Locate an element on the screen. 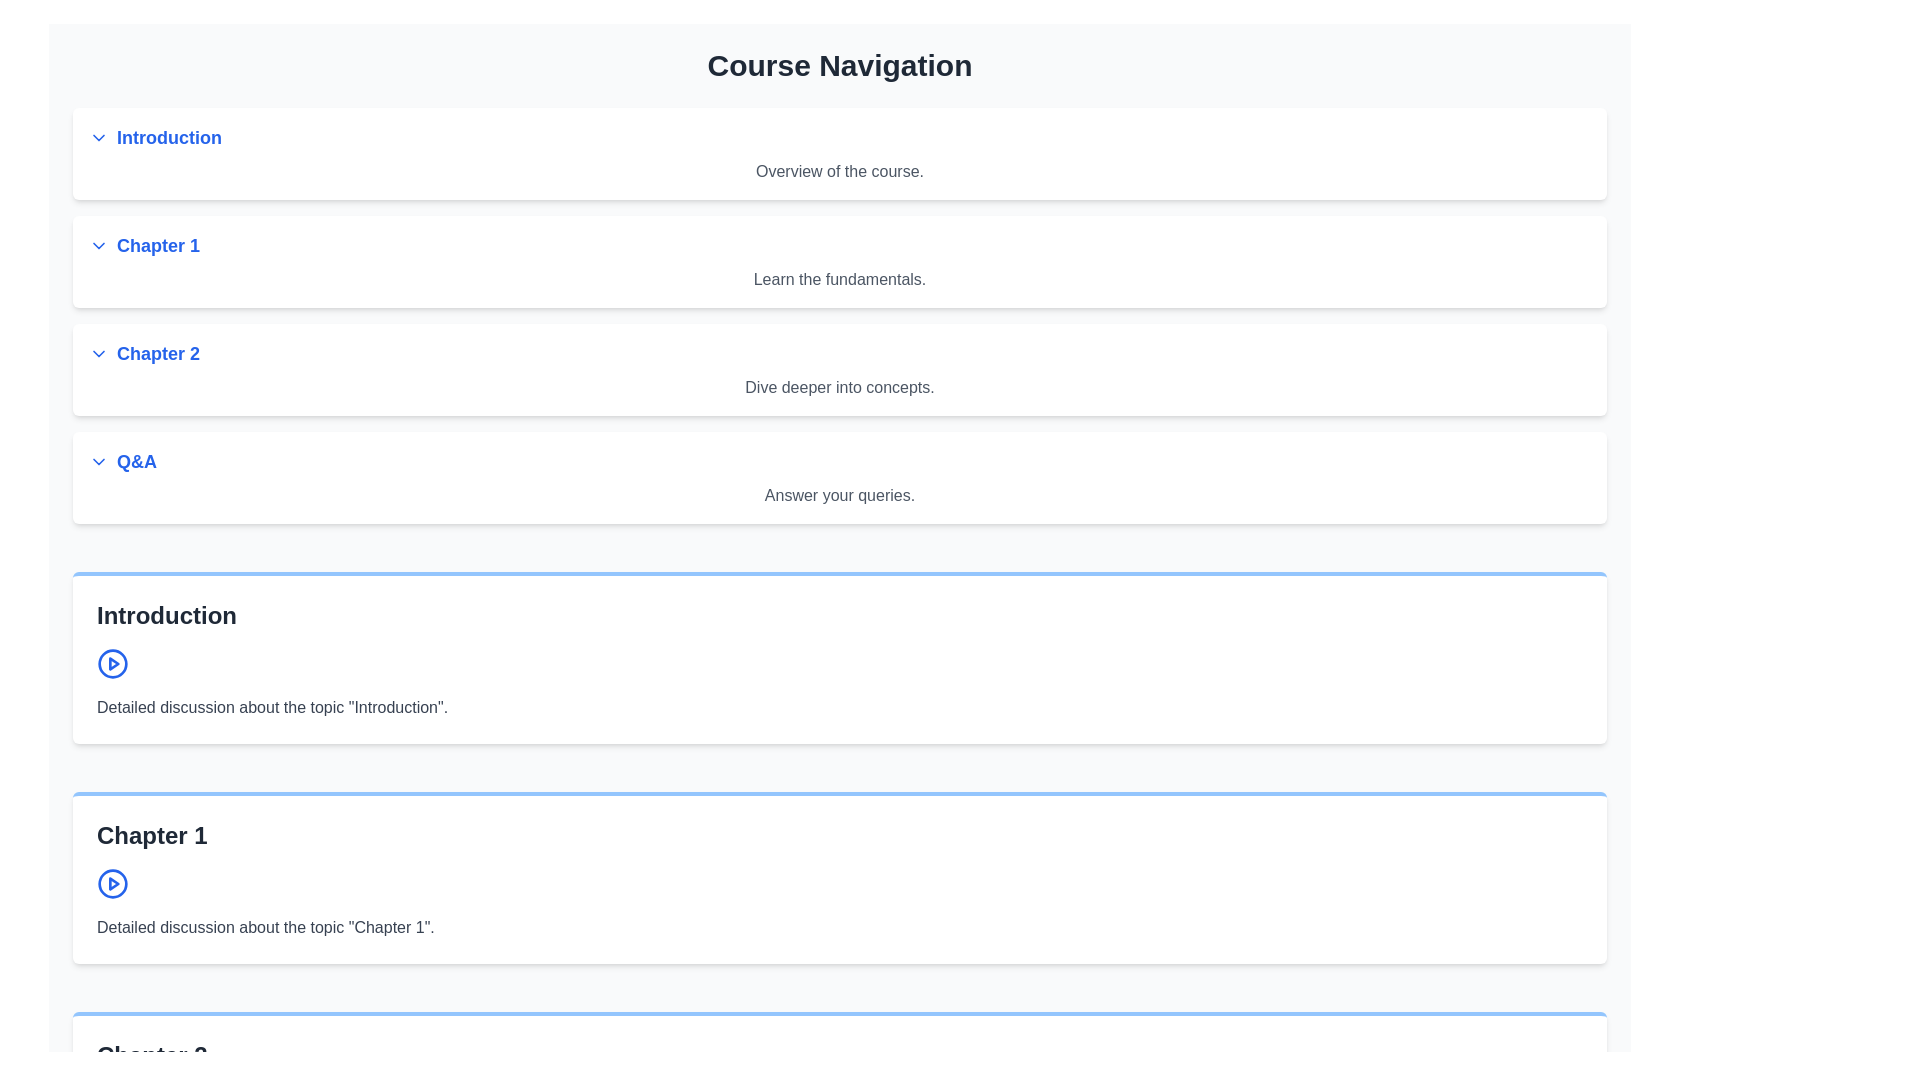  the downward-pointing chevron icon next to 'Q&A' in the 'Course Navigation' interface is located at coordinates (98, 462).